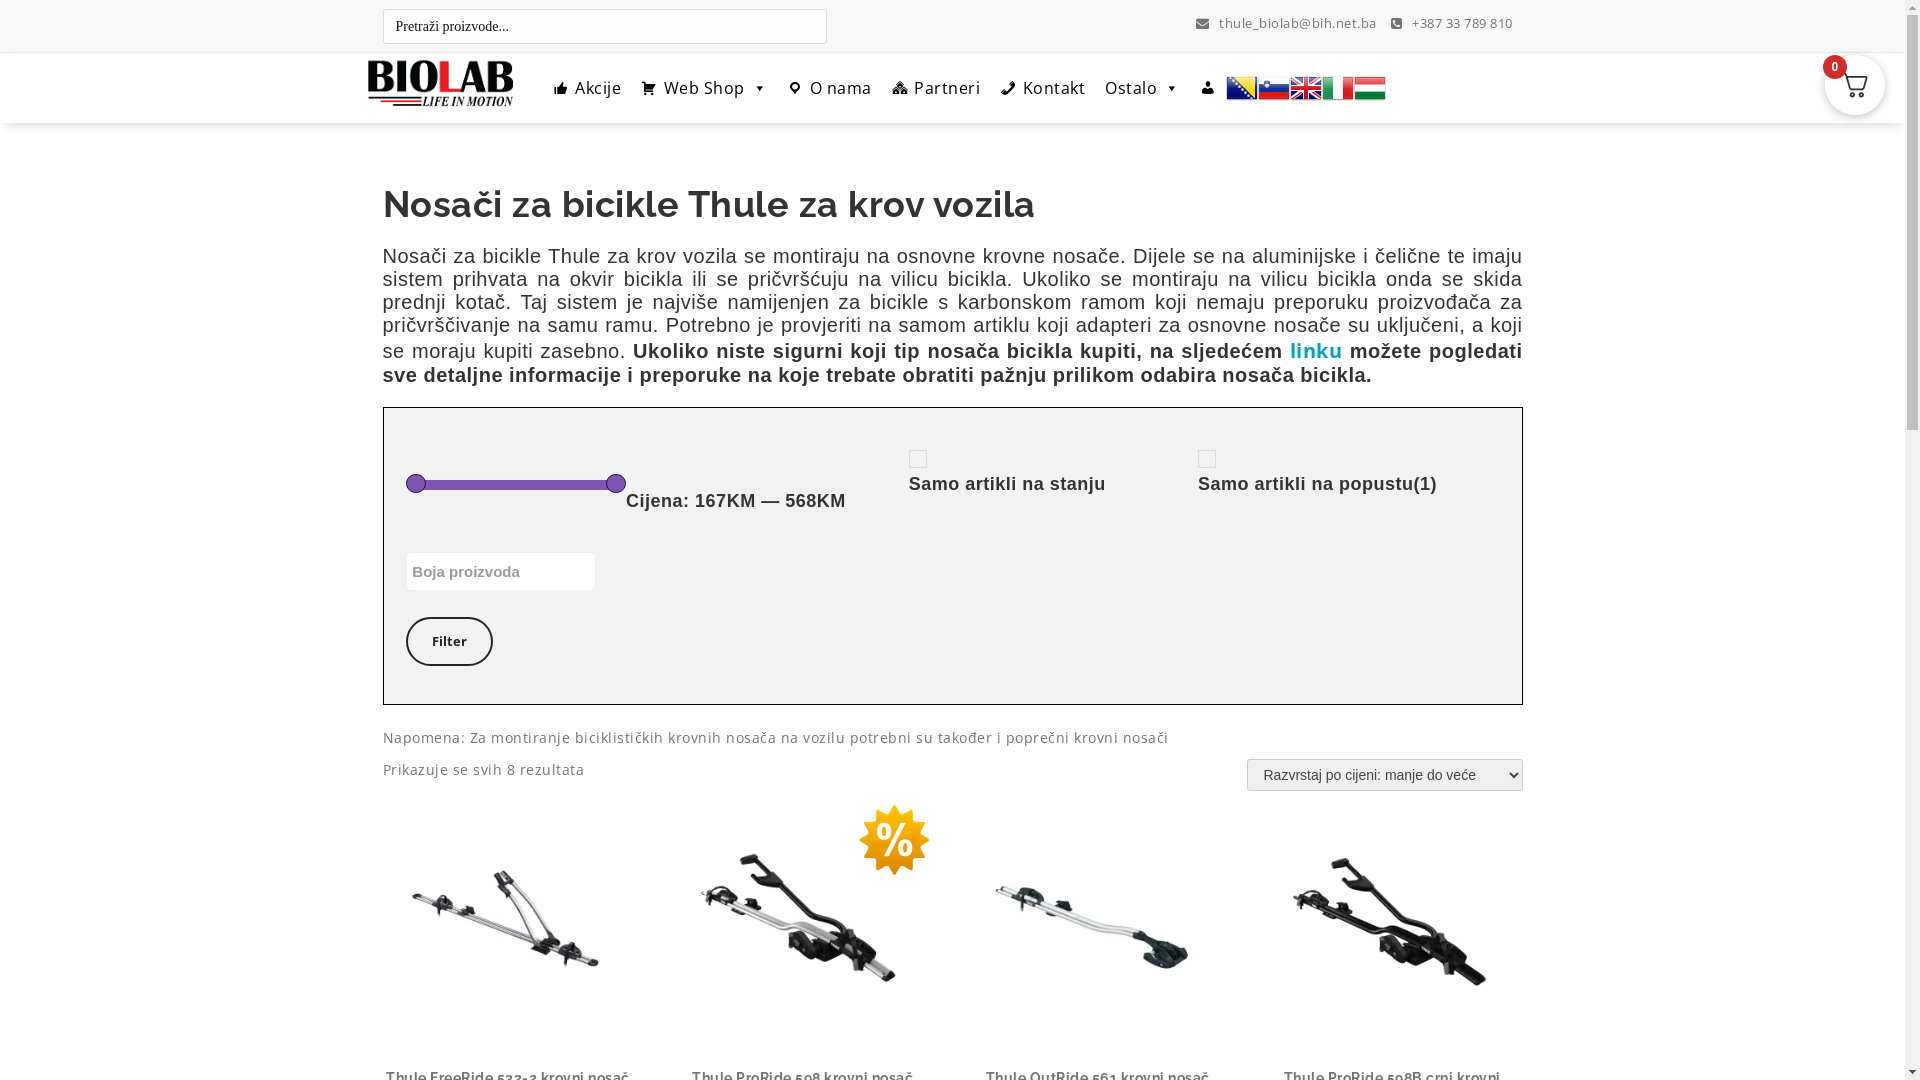 The height and width of the screenshot is (1080, 1920). Describe the element at coordinates (448, 641) in the screenshot. I see `'Filter'` at that location.